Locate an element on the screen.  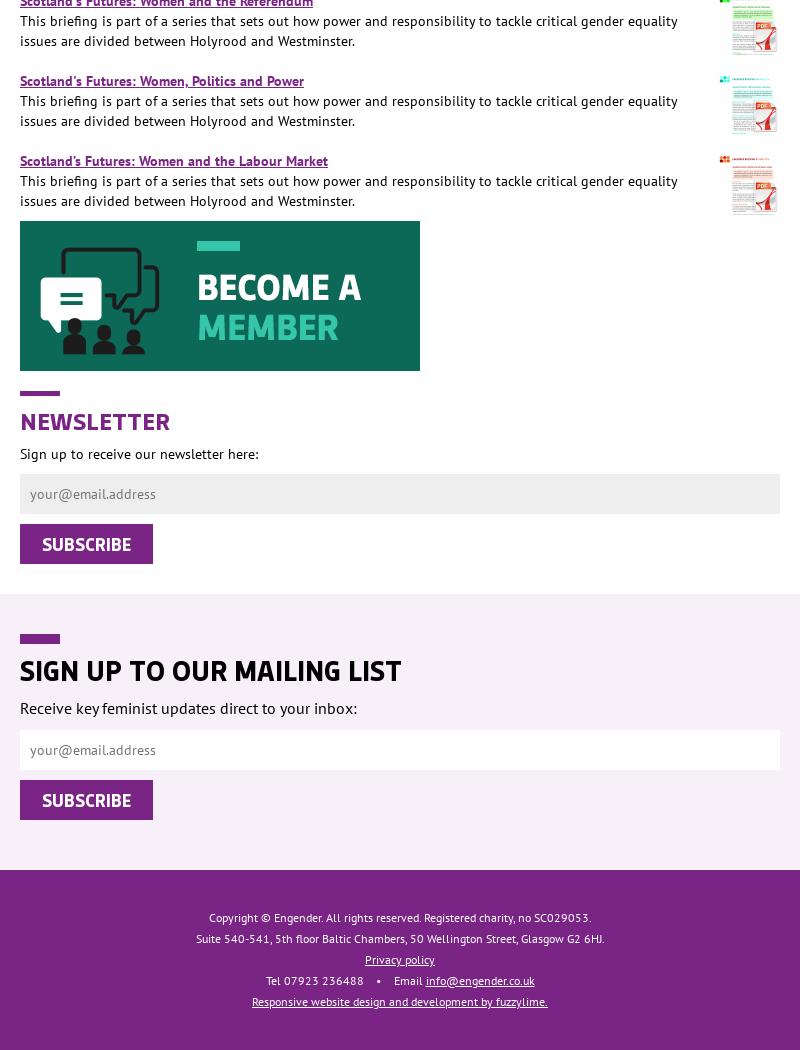
'Email' is located at coordinates (392, 980).